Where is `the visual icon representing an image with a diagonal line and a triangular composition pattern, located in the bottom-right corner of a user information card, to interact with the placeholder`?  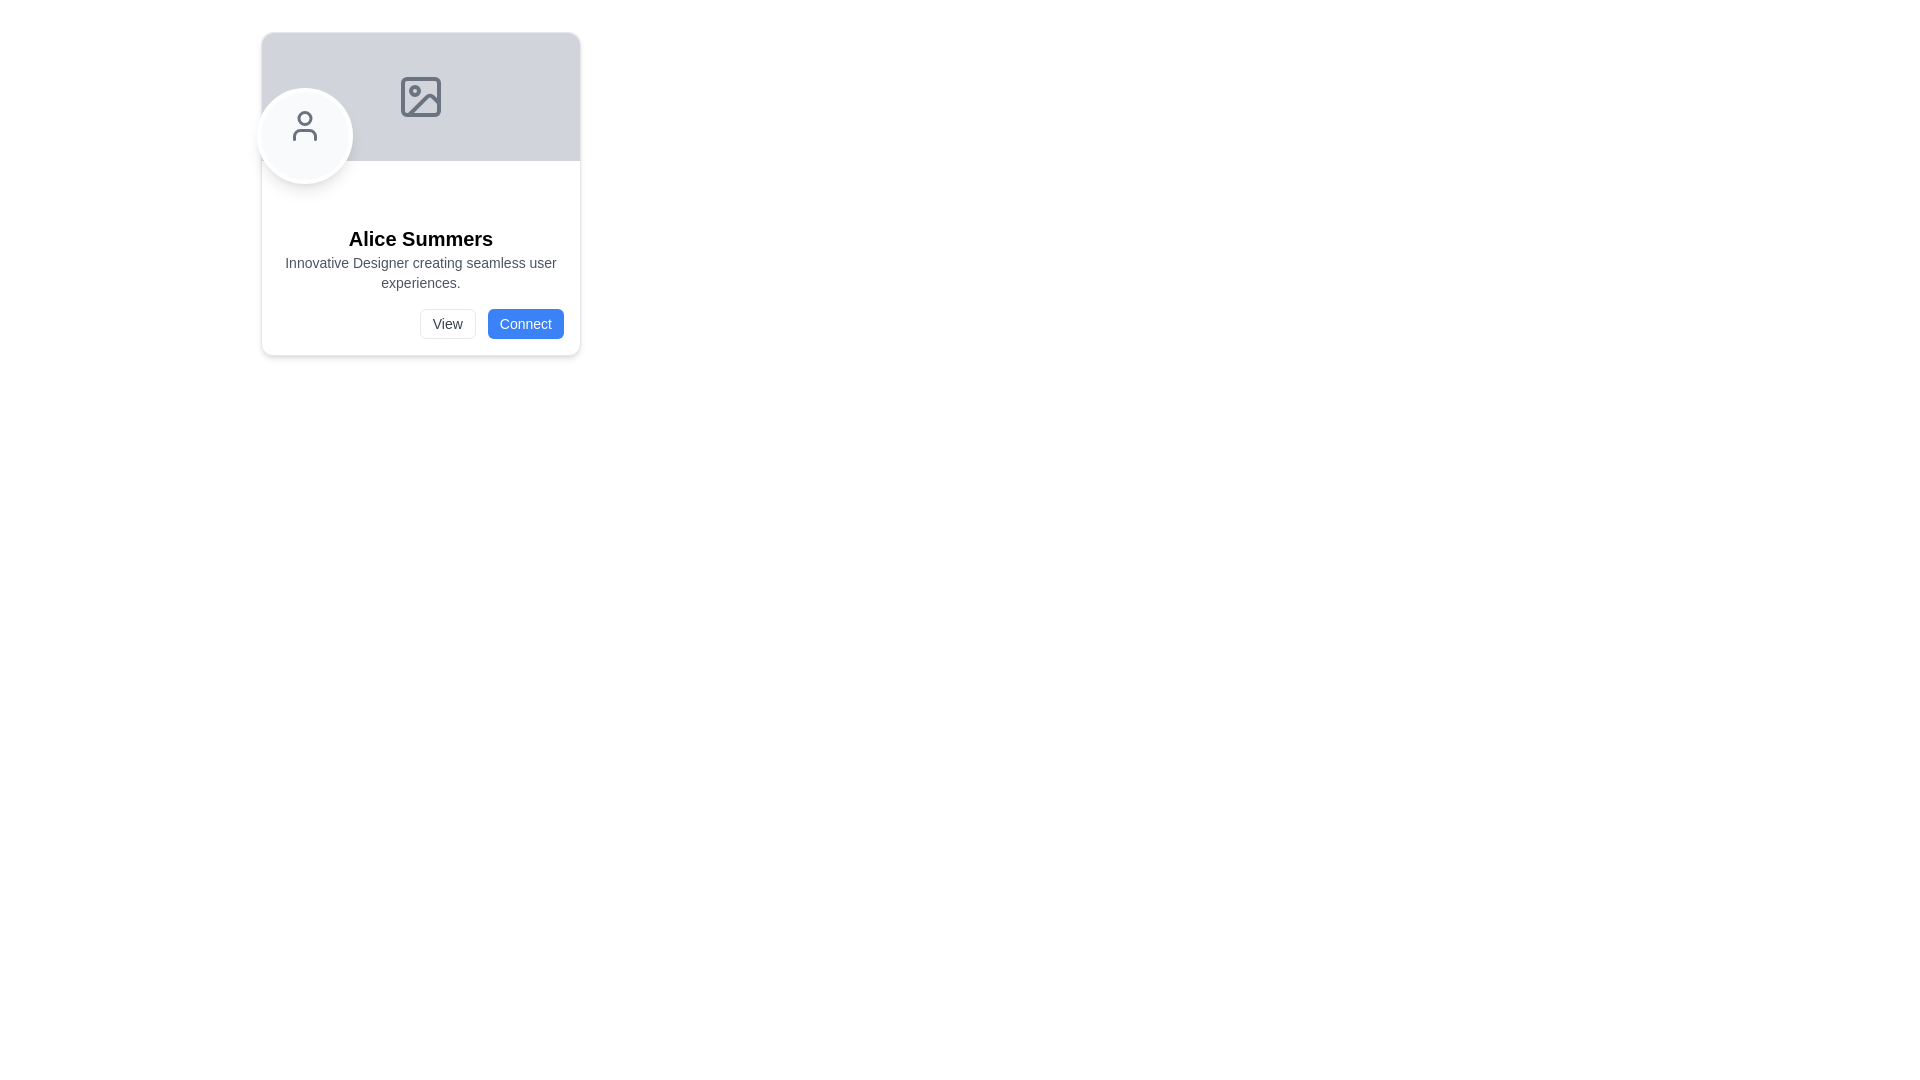
the visual icon representing an image with a diagonal line and a triangular composition pattern, located in the bottom-right corner of a user information card, to interact with the placeholder is located at coordinates (422, 104).